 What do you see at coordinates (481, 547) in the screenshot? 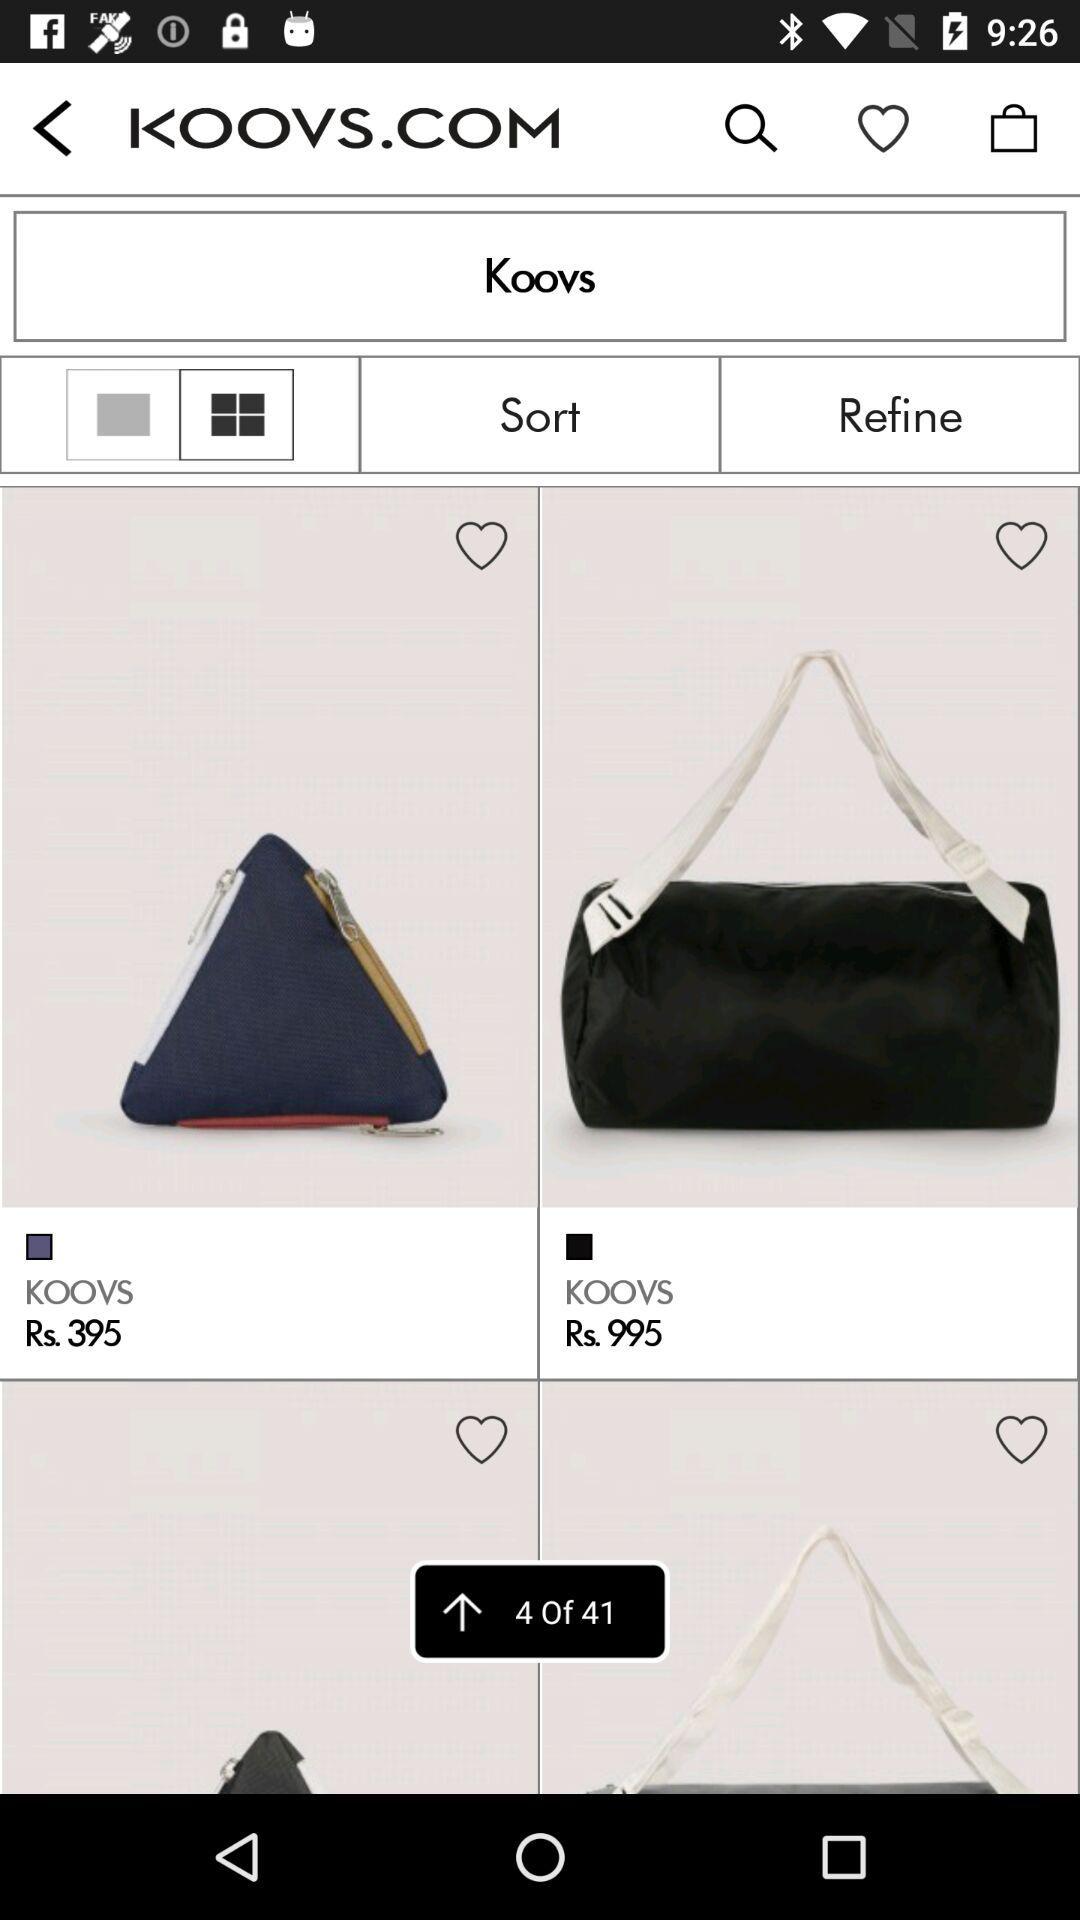
I see `the heart symbol in first image on left` at bounding box center [481, 547].